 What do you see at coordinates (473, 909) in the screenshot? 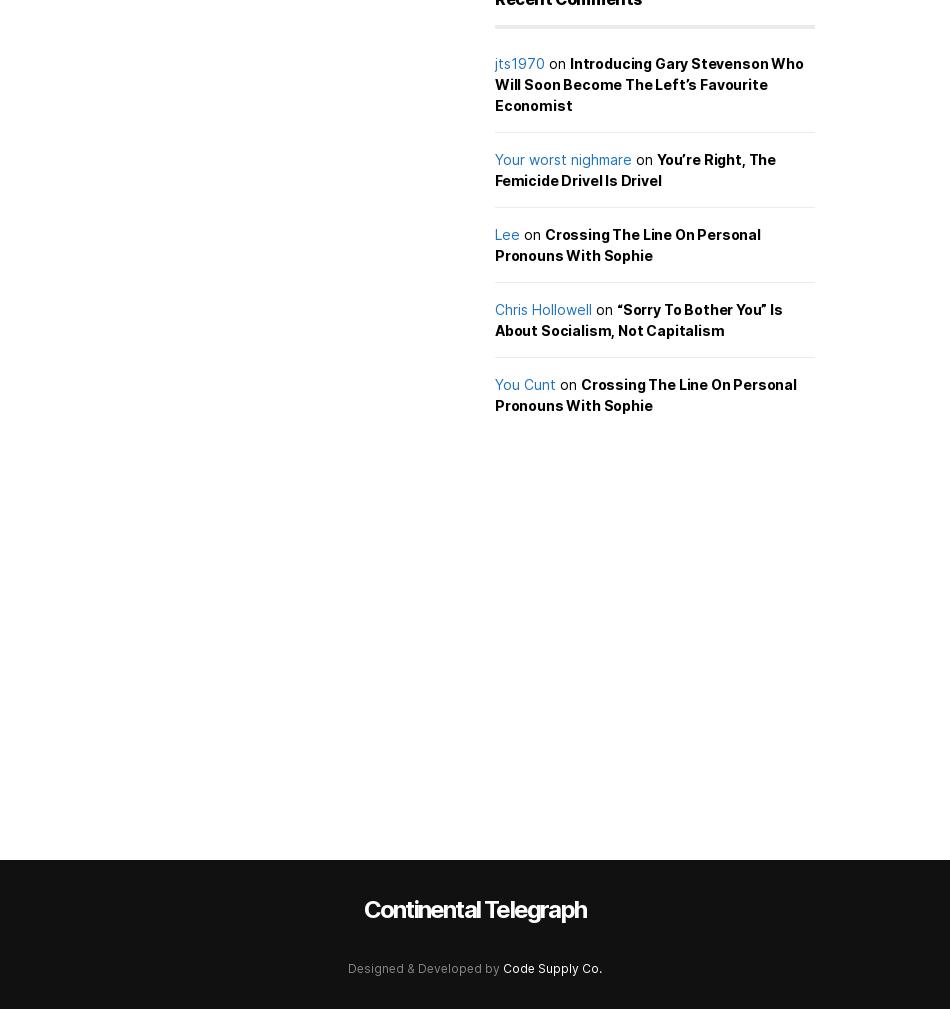
I see `'Continental Telegraph'` at bounding box center [473, 909].